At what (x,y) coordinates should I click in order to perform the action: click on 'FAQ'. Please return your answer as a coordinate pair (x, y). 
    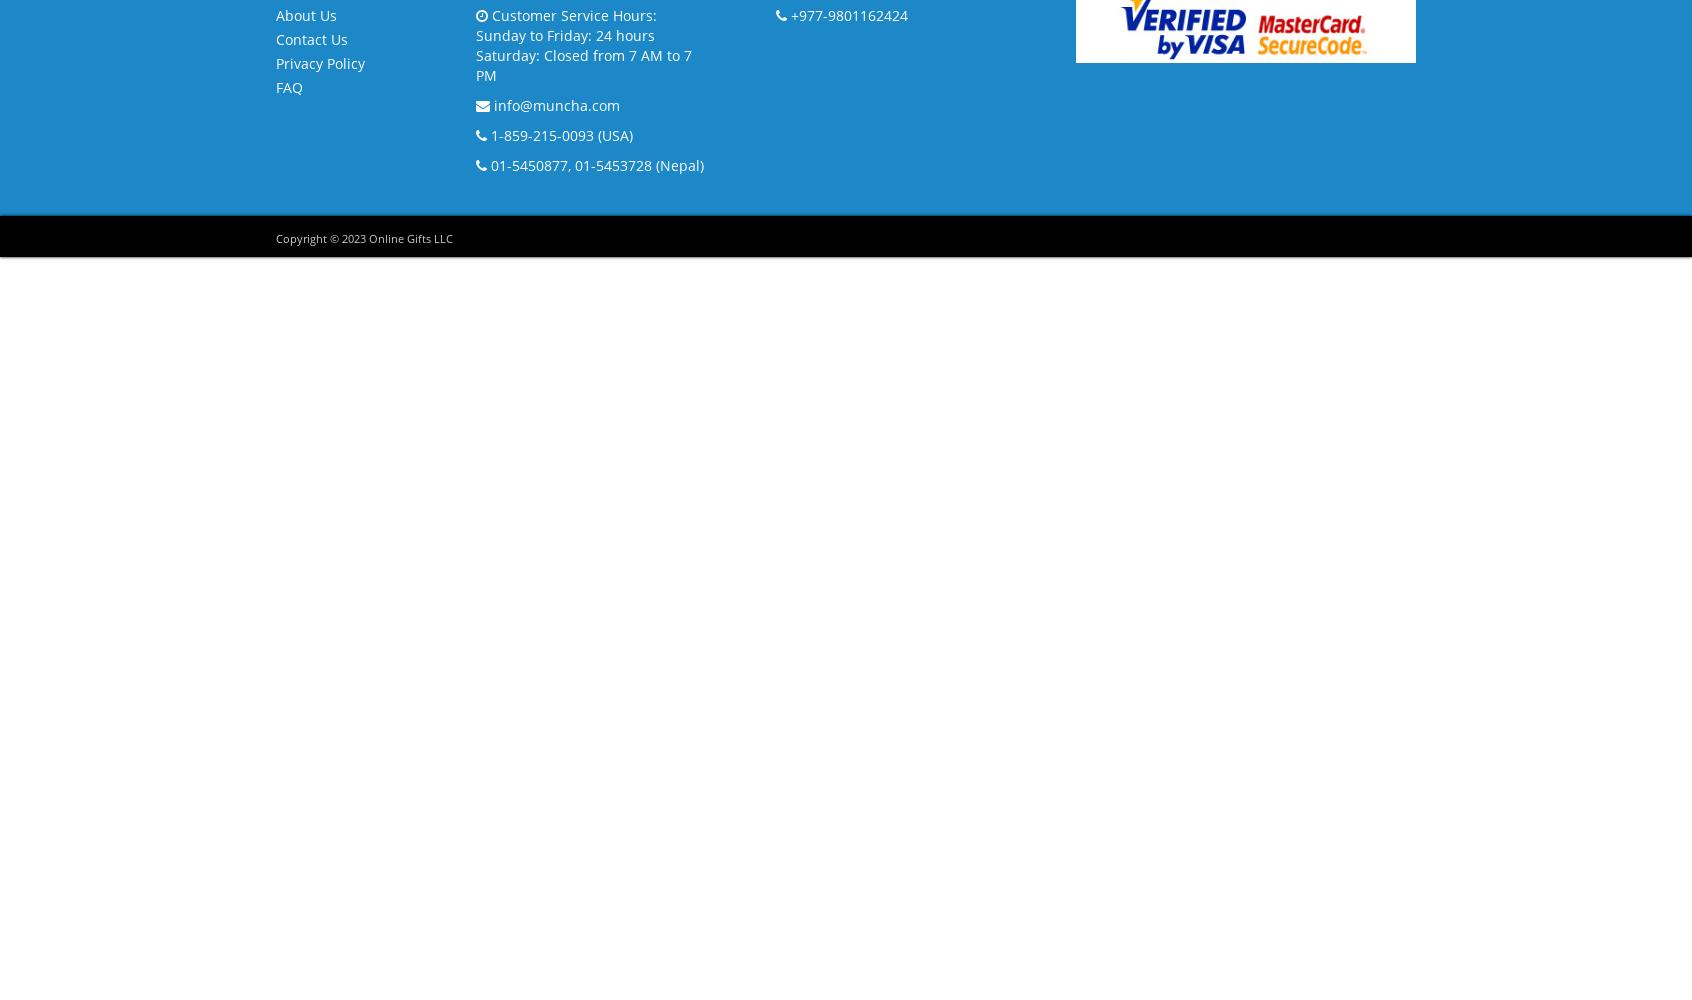
    Looking at the image, I should click on (288, 85).